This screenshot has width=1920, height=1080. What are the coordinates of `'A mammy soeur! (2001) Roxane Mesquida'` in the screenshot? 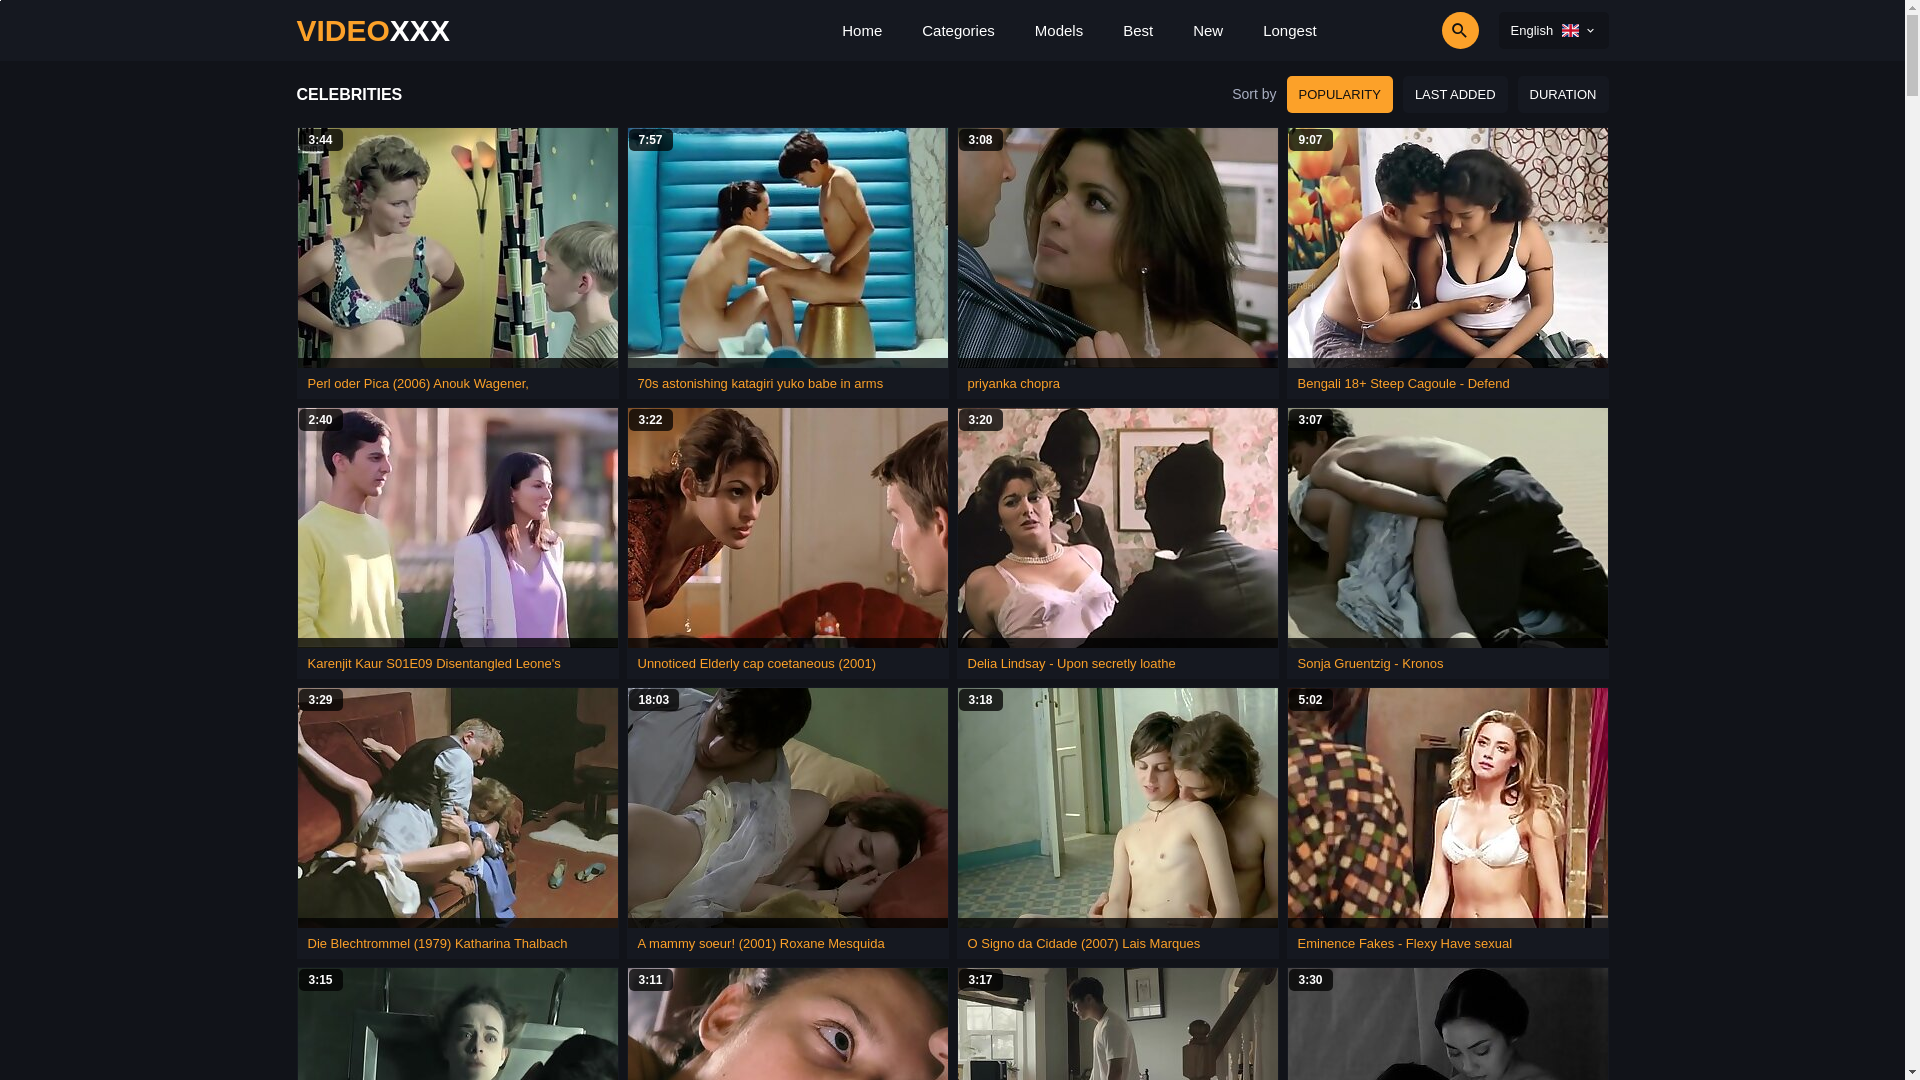 It's located at (760, 943).